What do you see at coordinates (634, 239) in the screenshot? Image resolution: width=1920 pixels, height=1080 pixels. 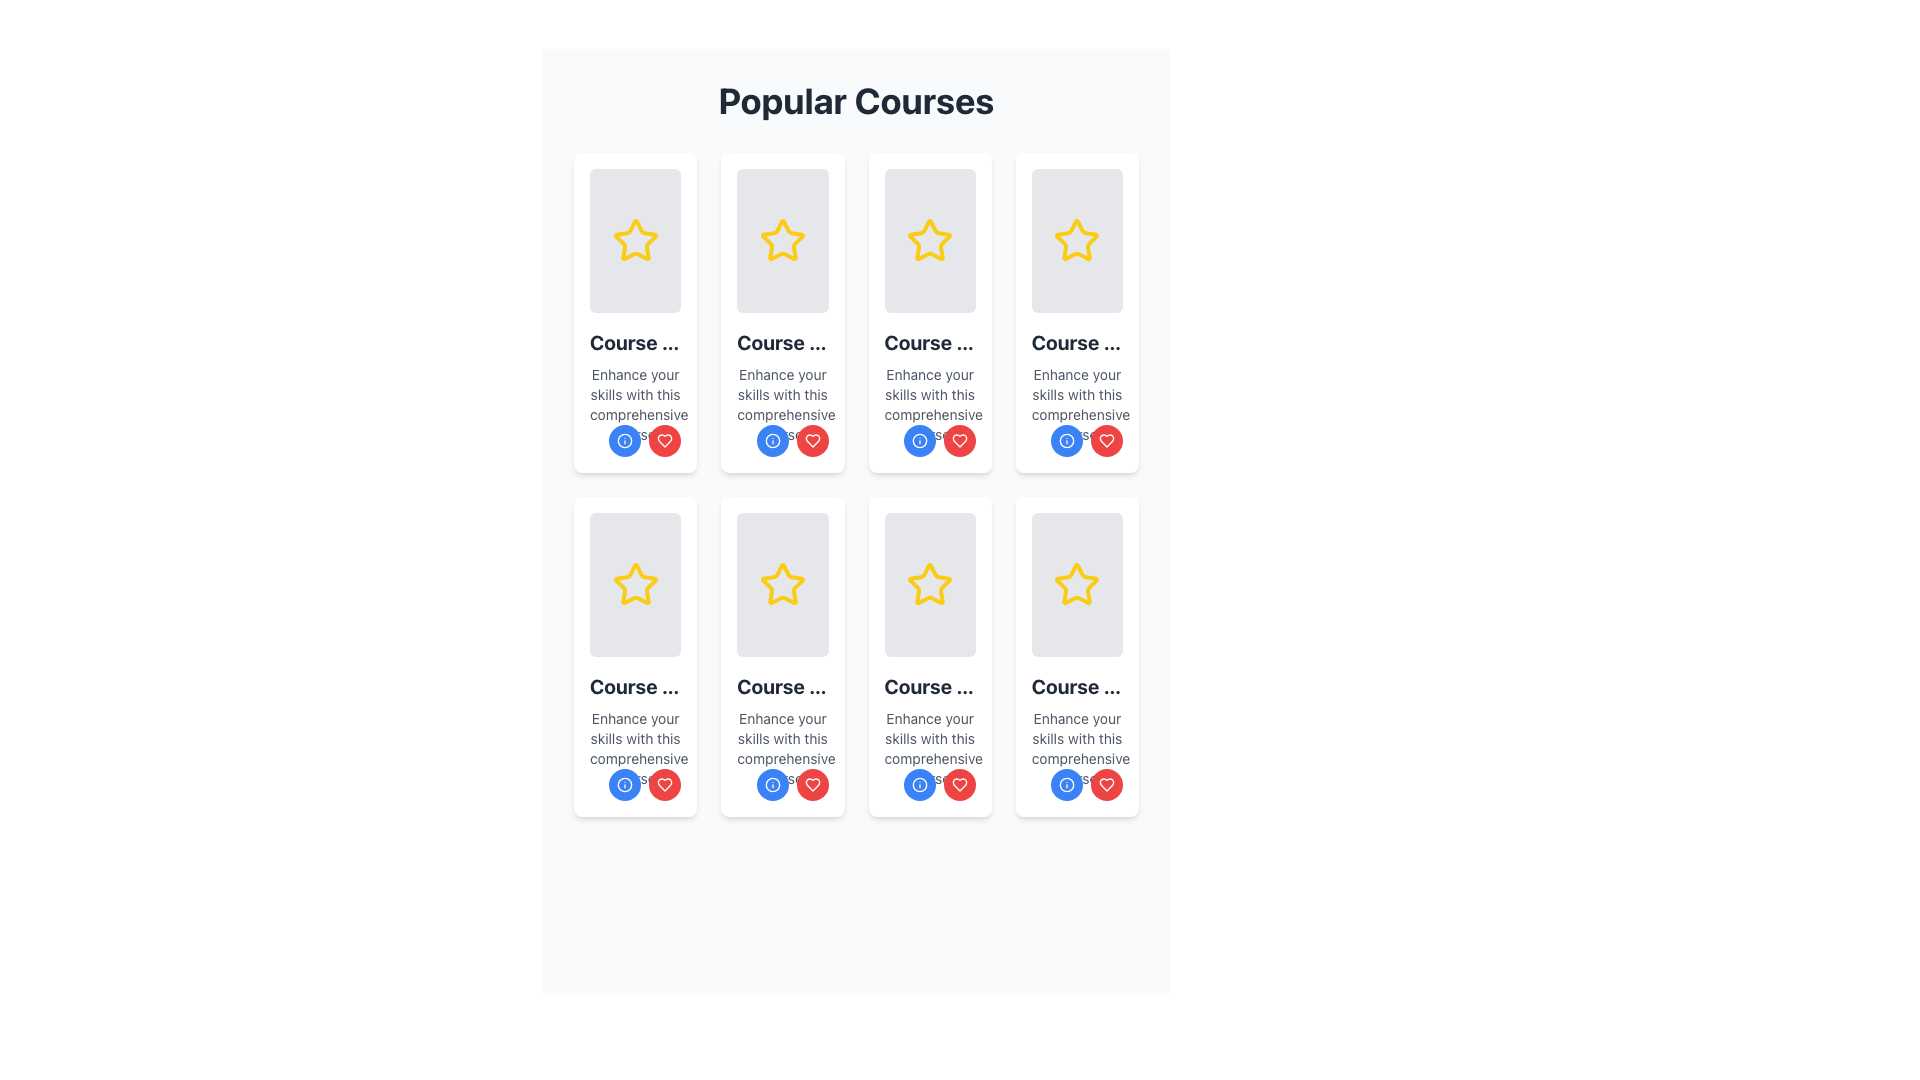 I see `the star-shaped SVG graphic with a yellow stroke, which is located in the first card of the grid layout, above the 'Course ...' text` at bounding box center [634, 239].